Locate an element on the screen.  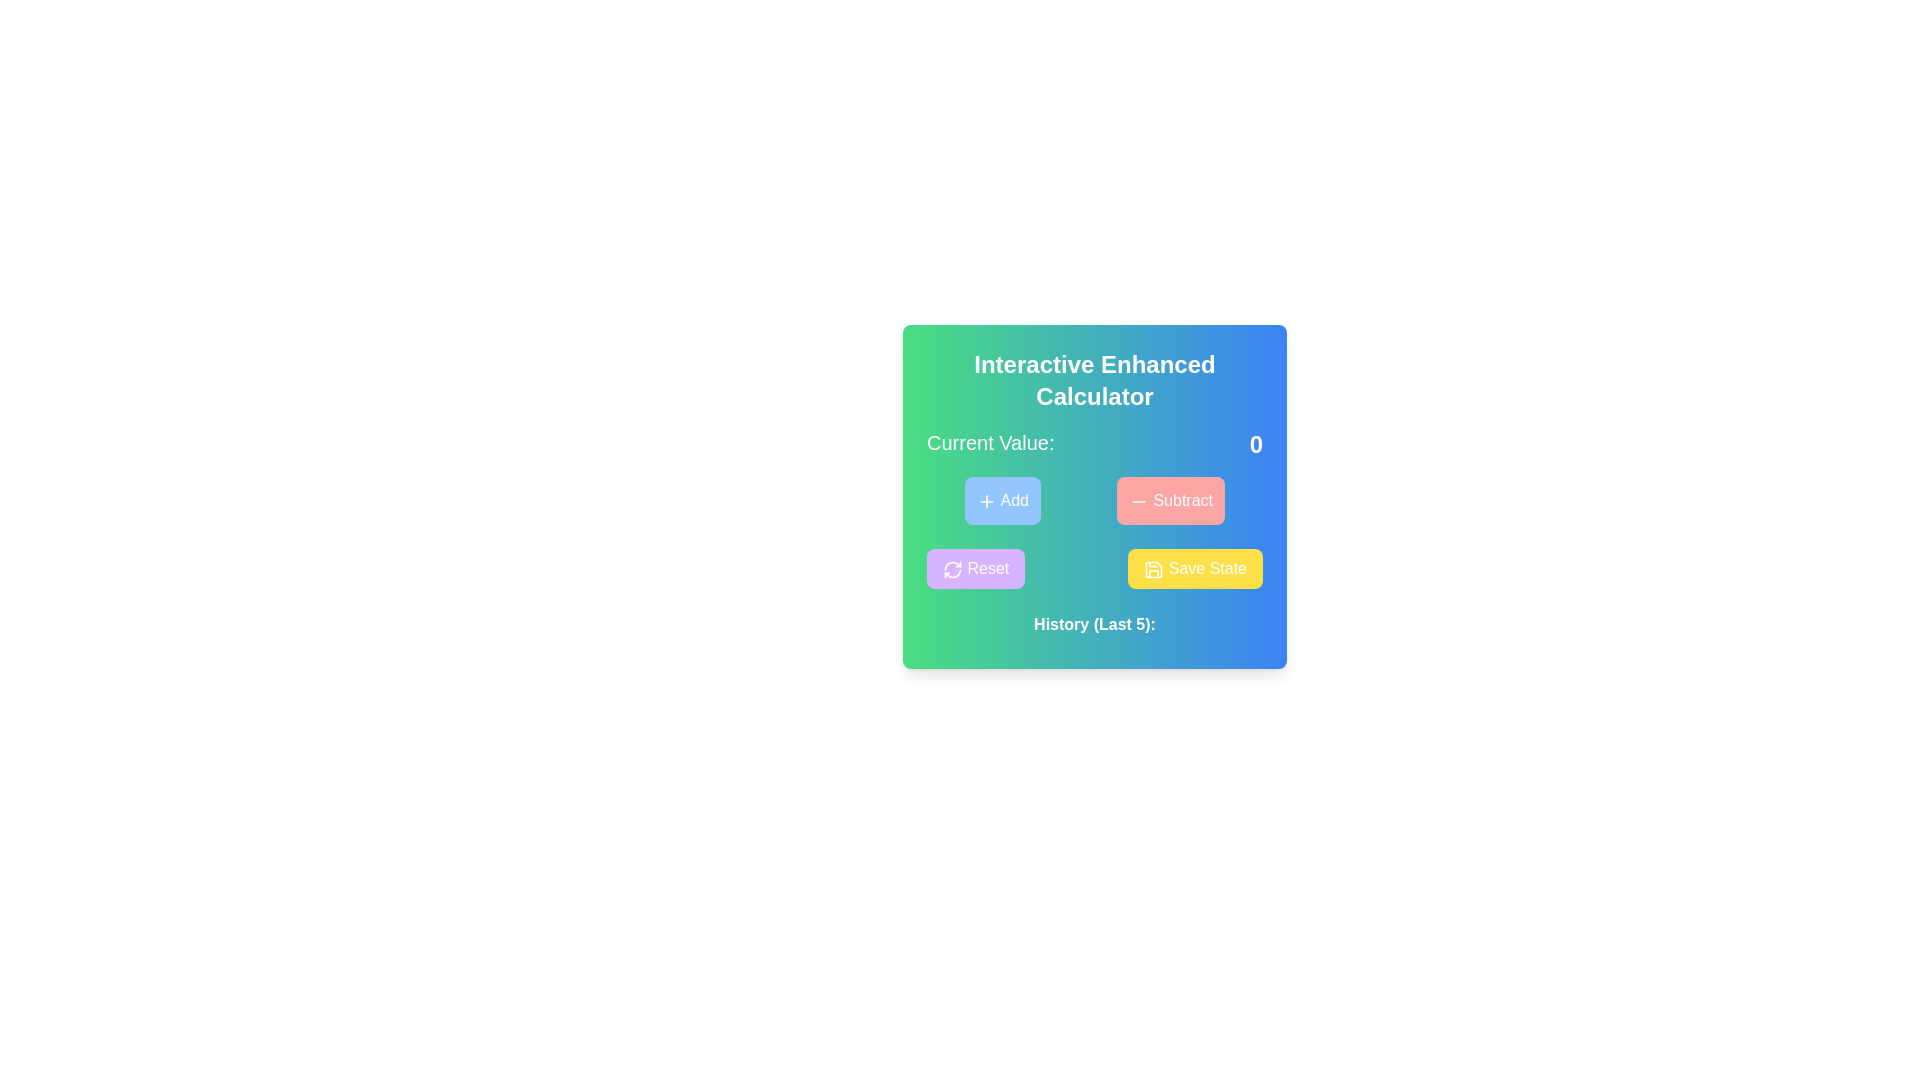
the 'Reset' button located in the bottom-left section of the interface to reset the current value to its initial state is located at coordinates (976, 569).